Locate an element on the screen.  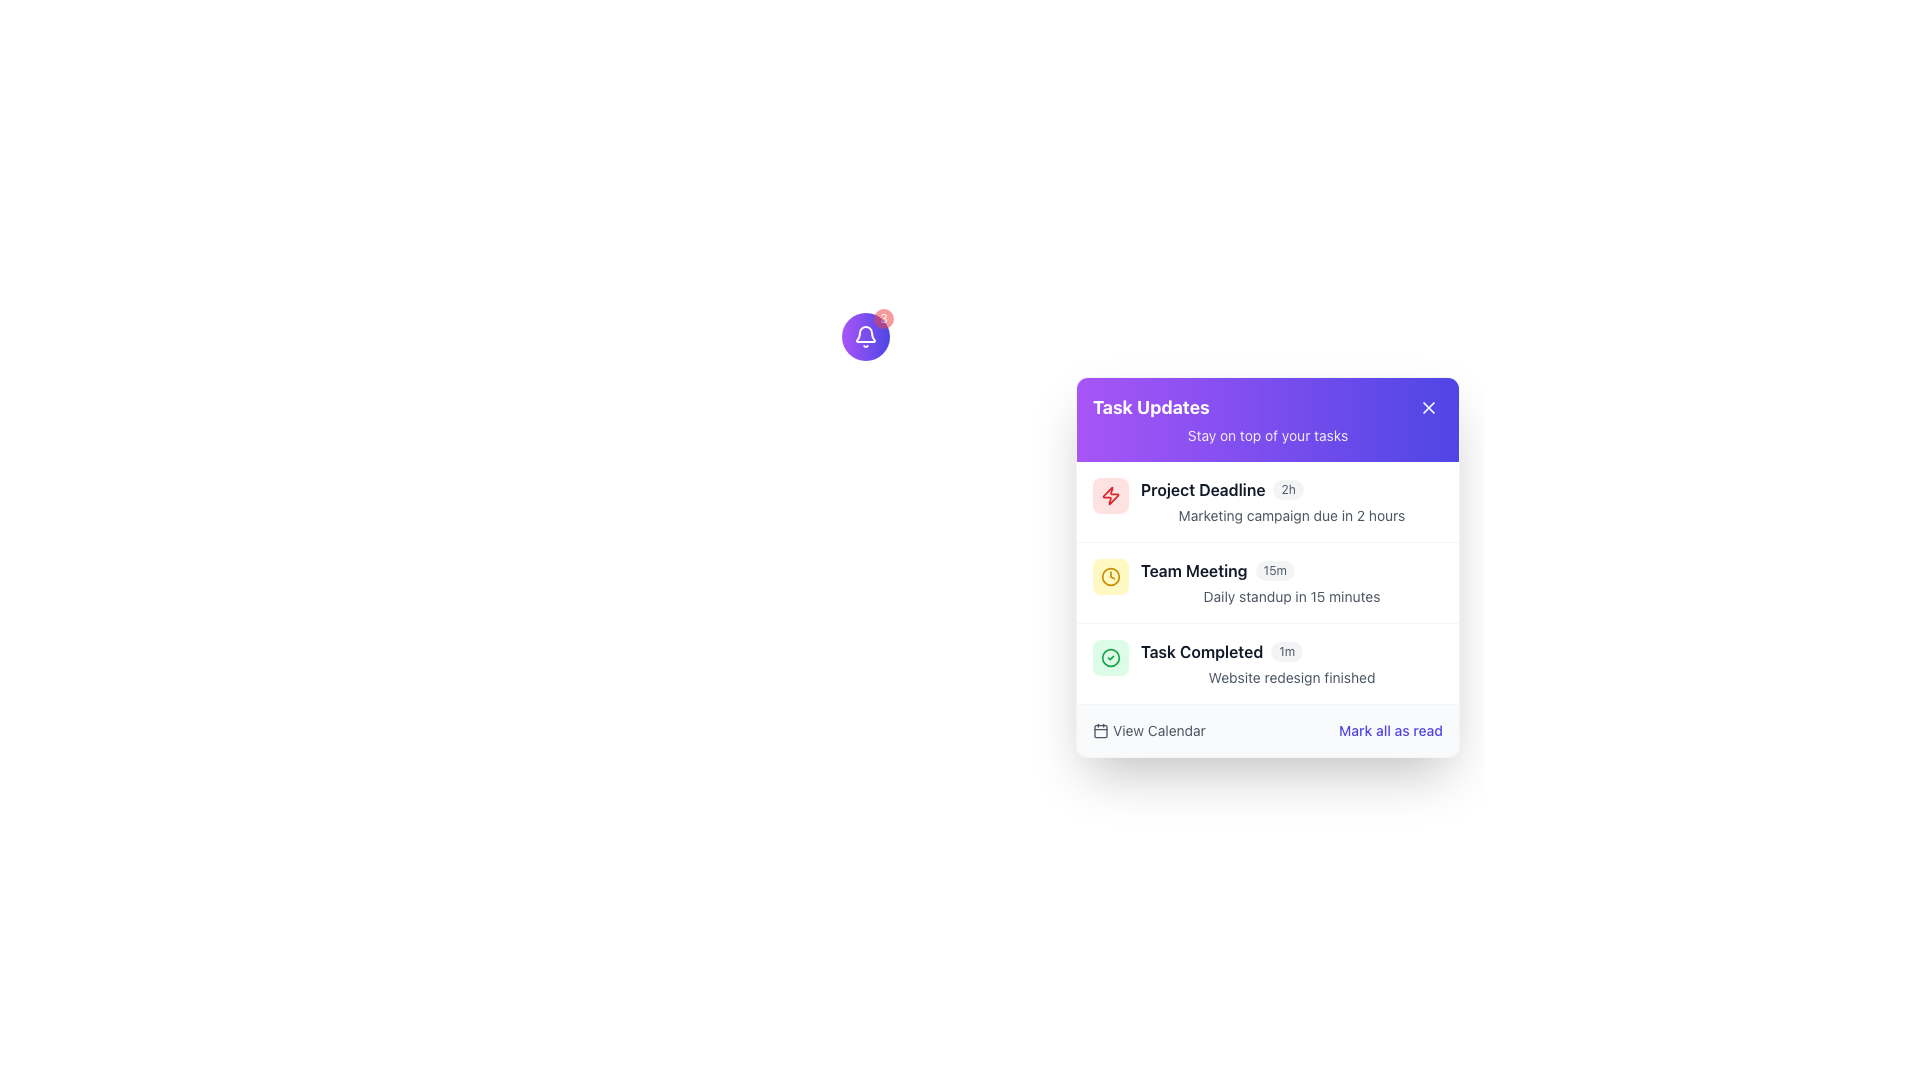
the task update notification for the imminent deadline for a marketing campaign, which is the topmost entry under the 'Task Updates' section in the notifications panel is located at coordinates (1266, 500).